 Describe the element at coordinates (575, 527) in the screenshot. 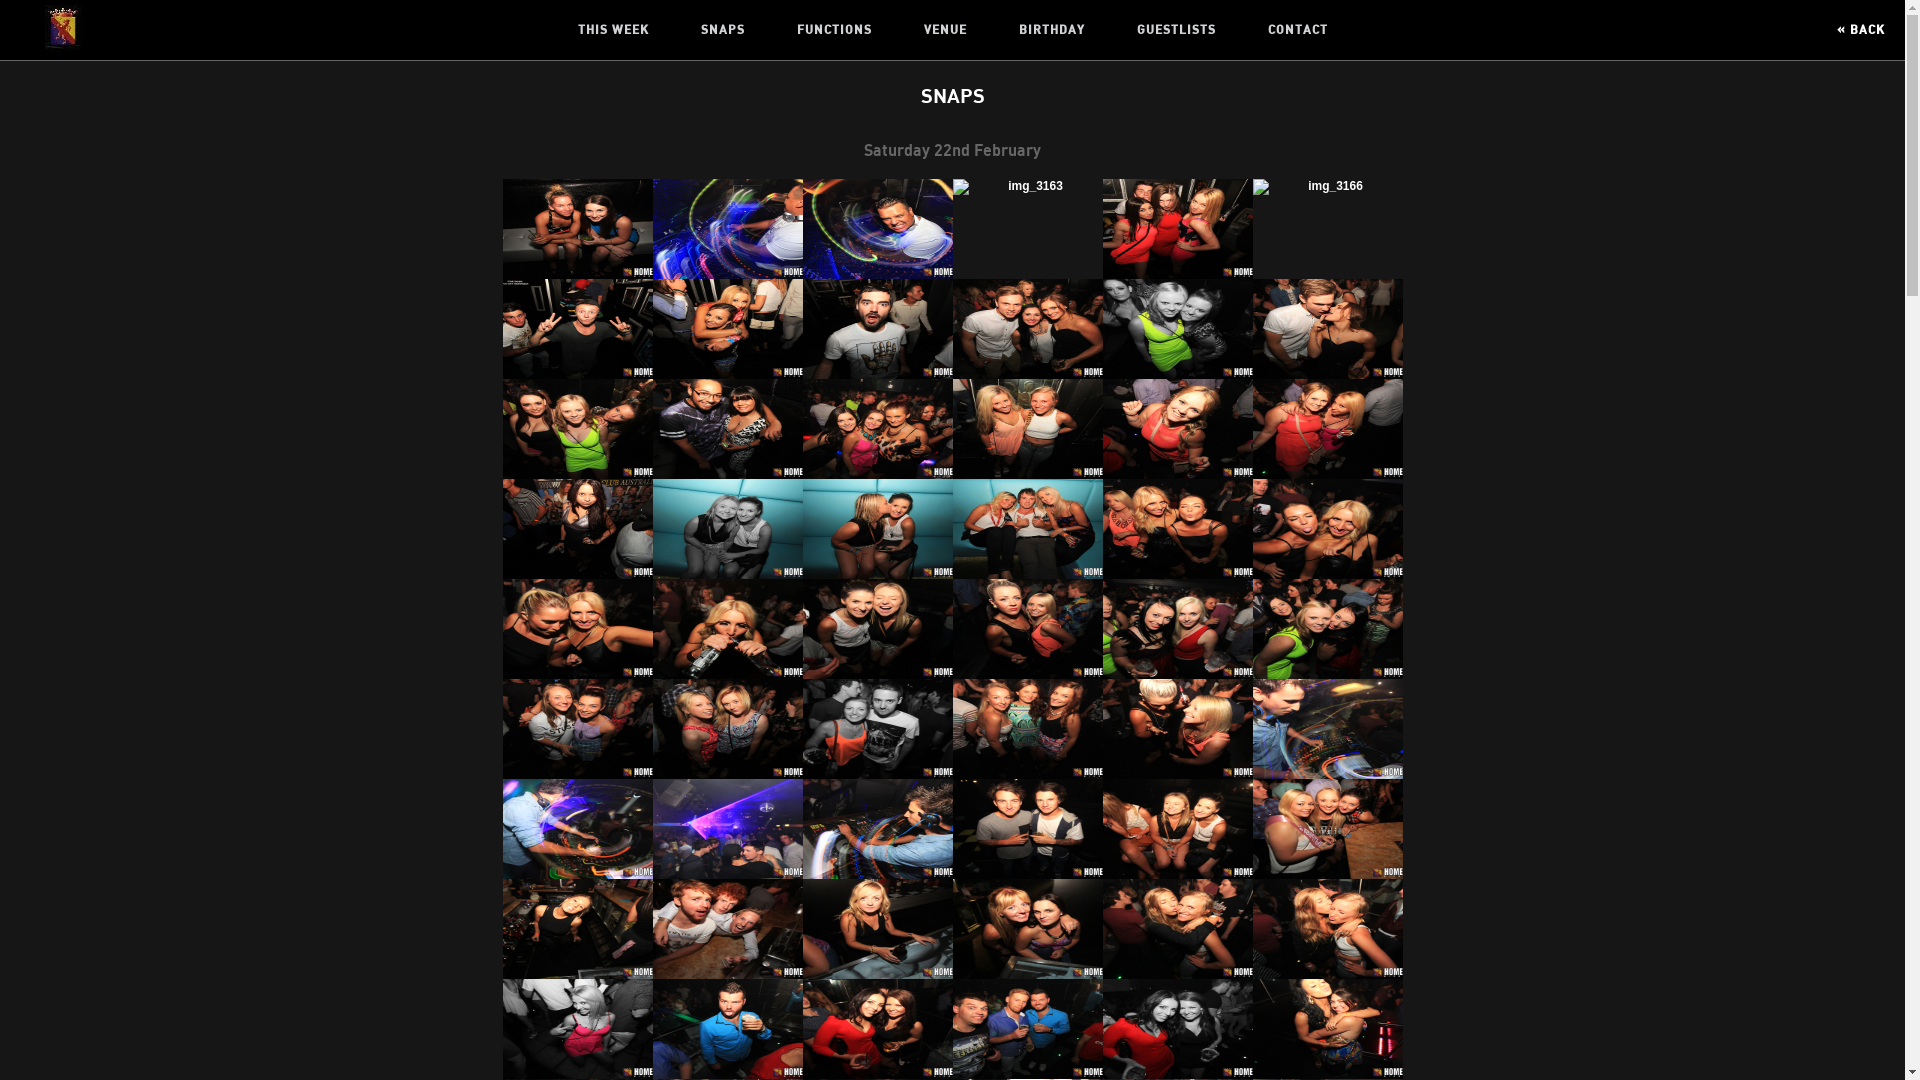

I see `' '` at that location.